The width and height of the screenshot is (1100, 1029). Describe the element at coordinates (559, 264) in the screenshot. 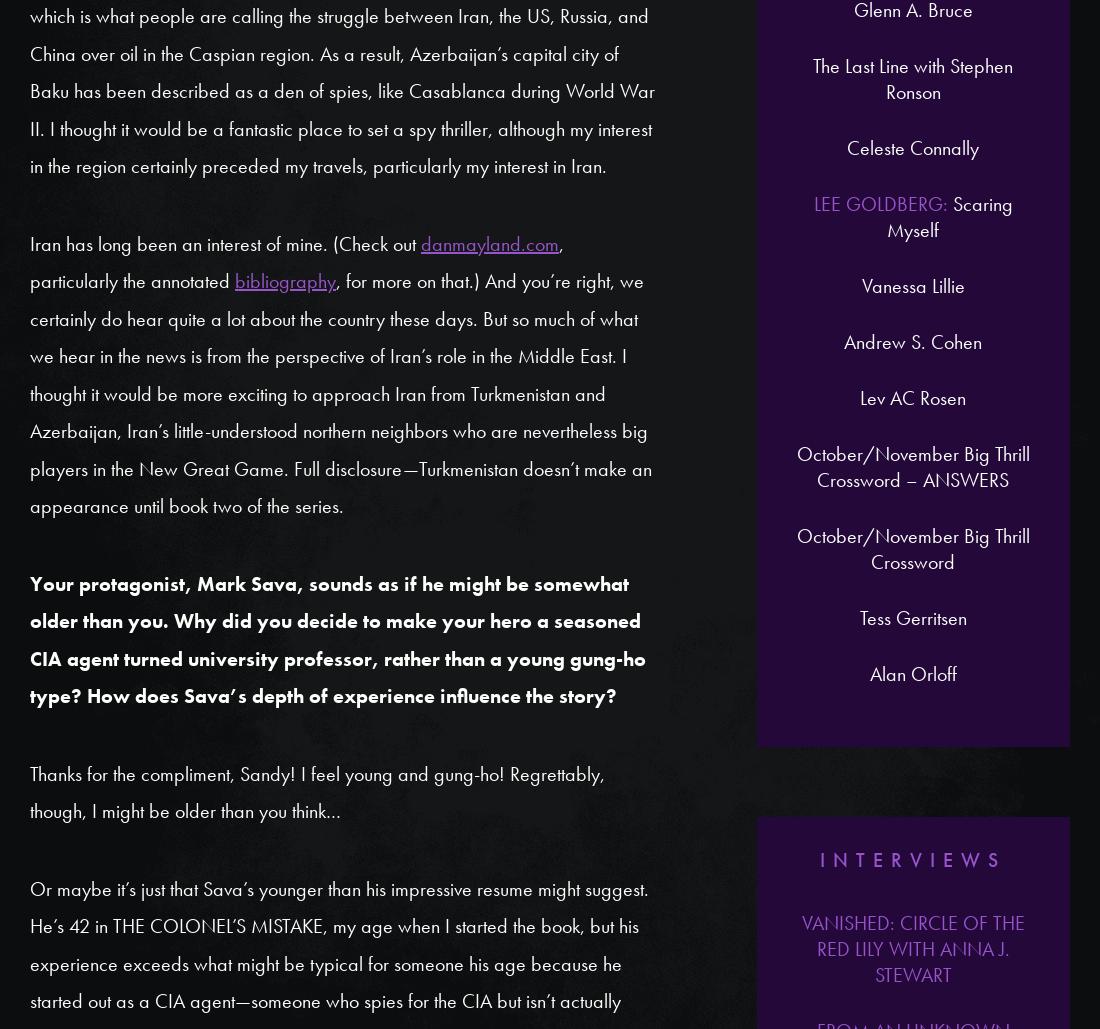

I see `'Contribute'` at that location.